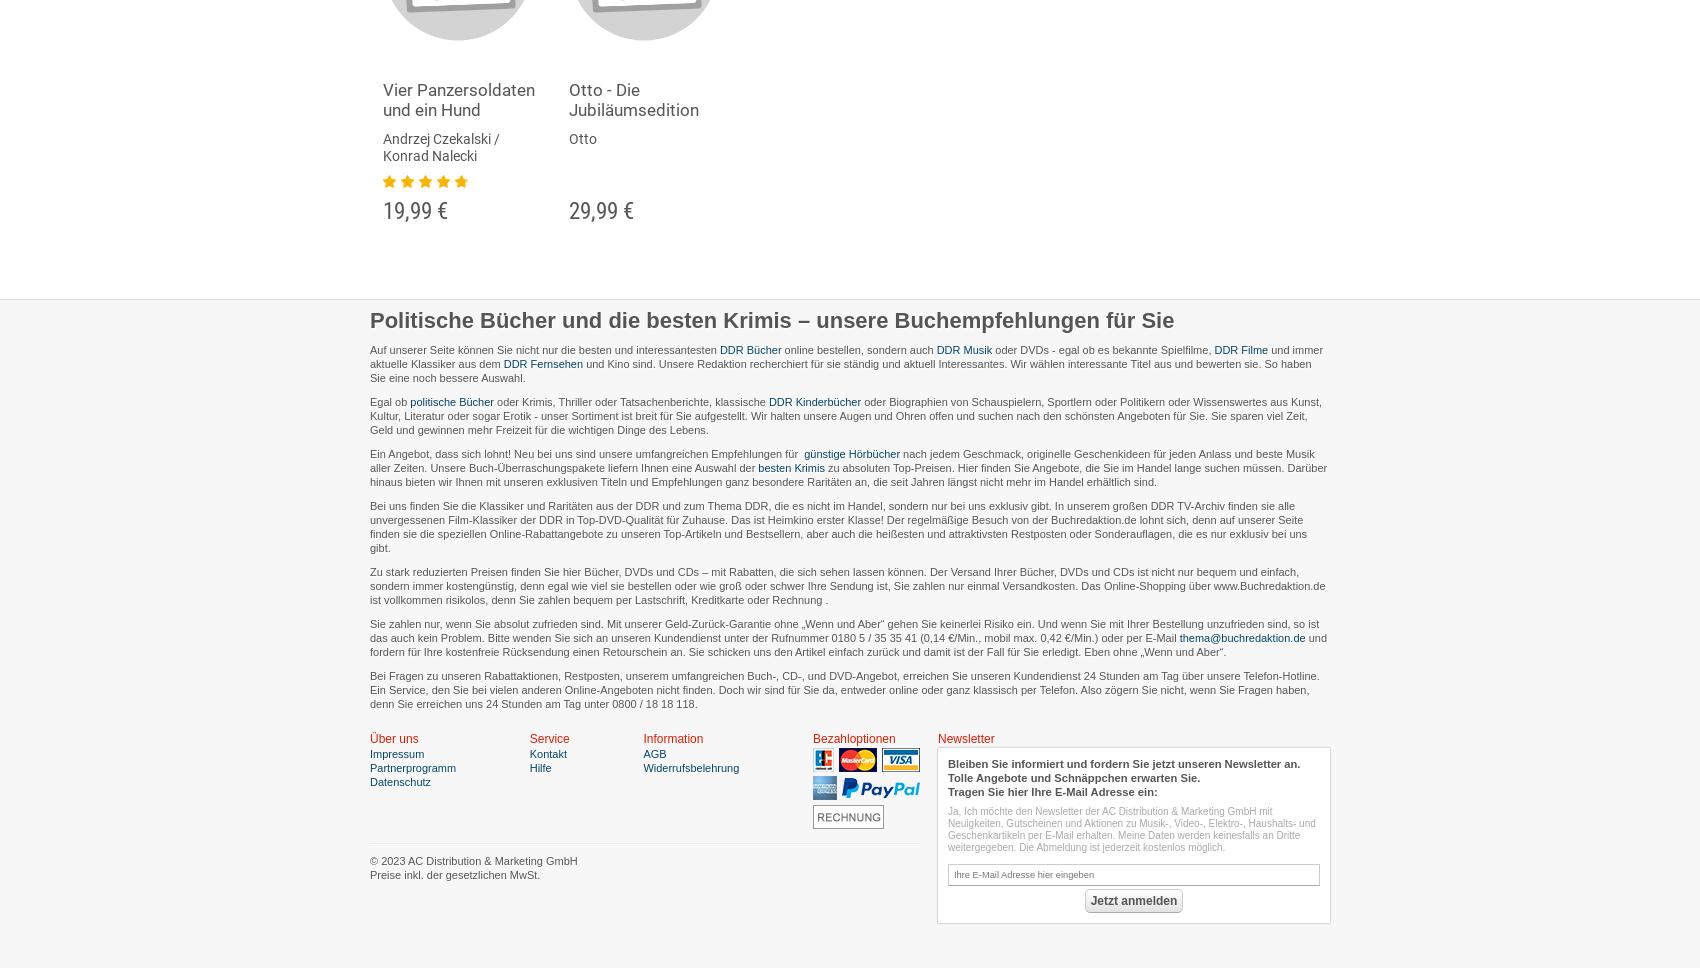 The image size is (1700, 968). Describe the element at coordinates (368, 459) in the screenshot. I see `'nach jedem Geschmack, originelle Geschenkideen für jeden Anlass und beste Musik aller Zeiten. Unsere Buch-Überraschungspakete liefern Ihnen eine Auswahl der'` at that location.